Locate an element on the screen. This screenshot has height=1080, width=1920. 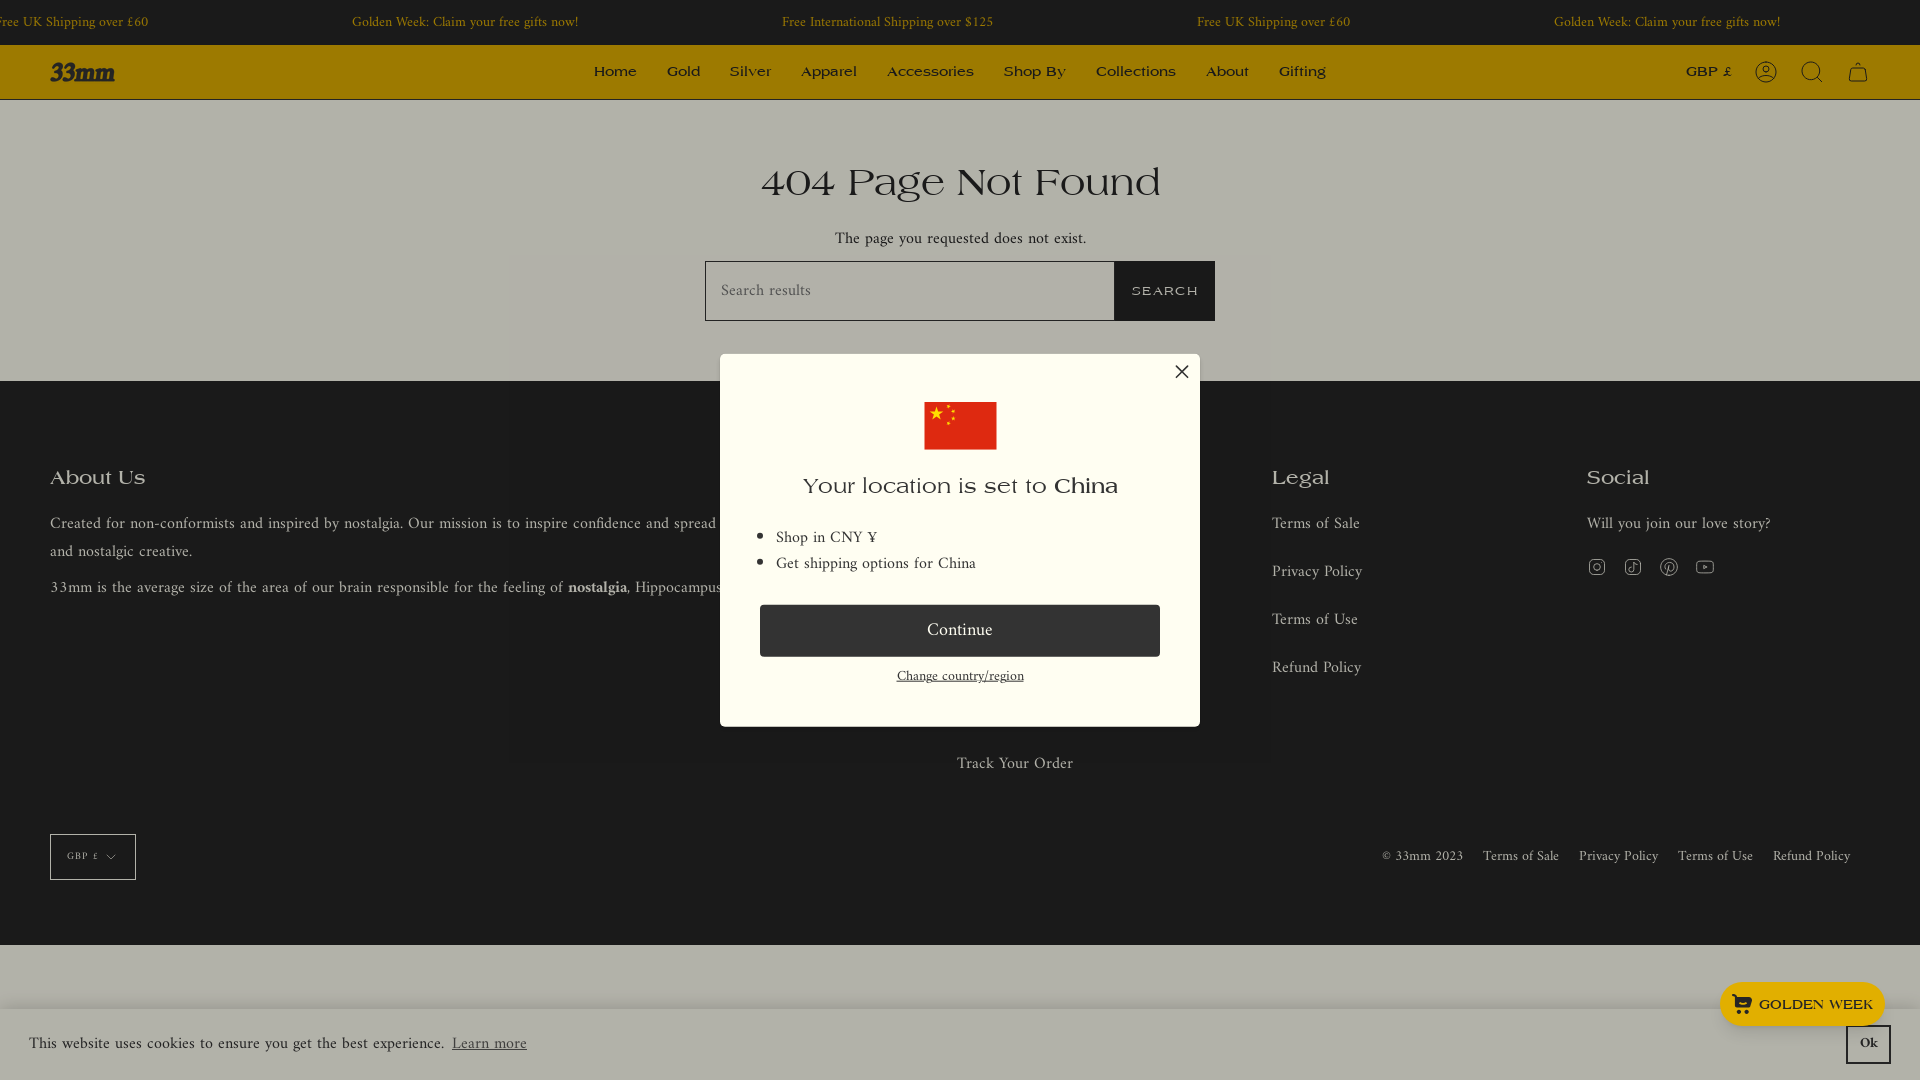
'Home' is located at coordinates (578, 71).